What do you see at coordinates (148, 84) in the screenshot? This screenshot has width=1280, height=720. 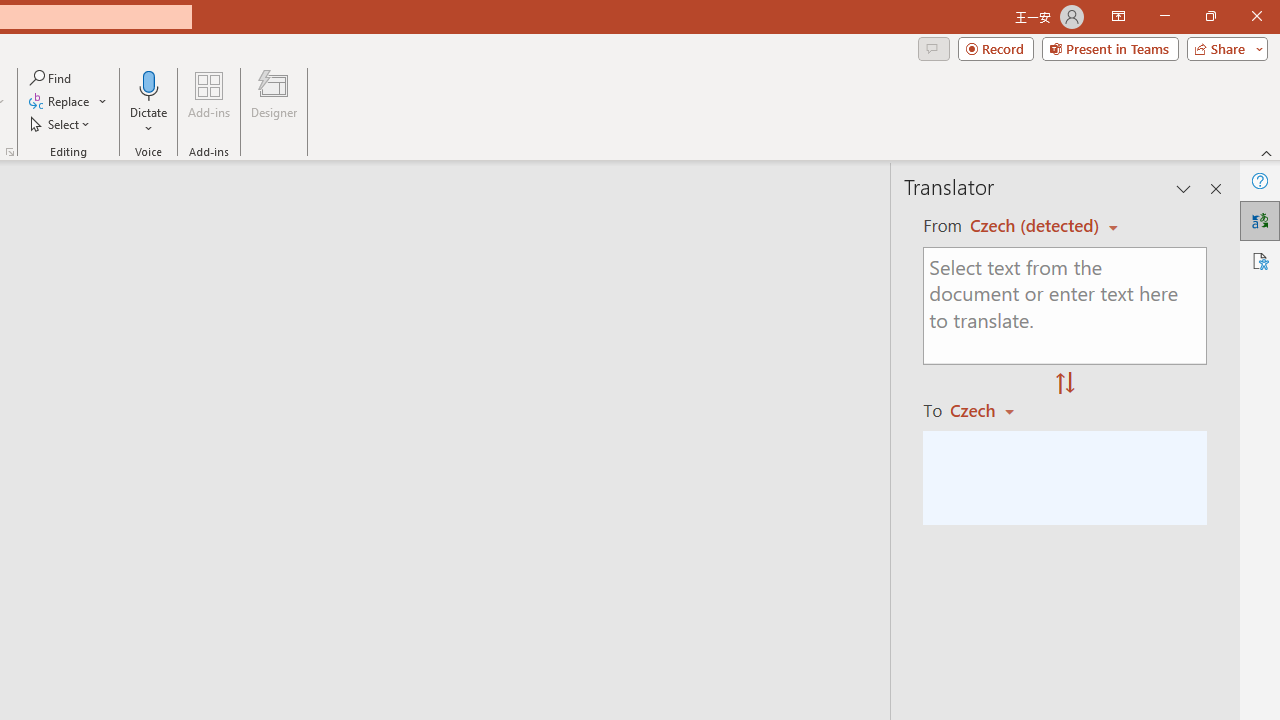 I see `'Dictate'` at bounding box center [148, 84].